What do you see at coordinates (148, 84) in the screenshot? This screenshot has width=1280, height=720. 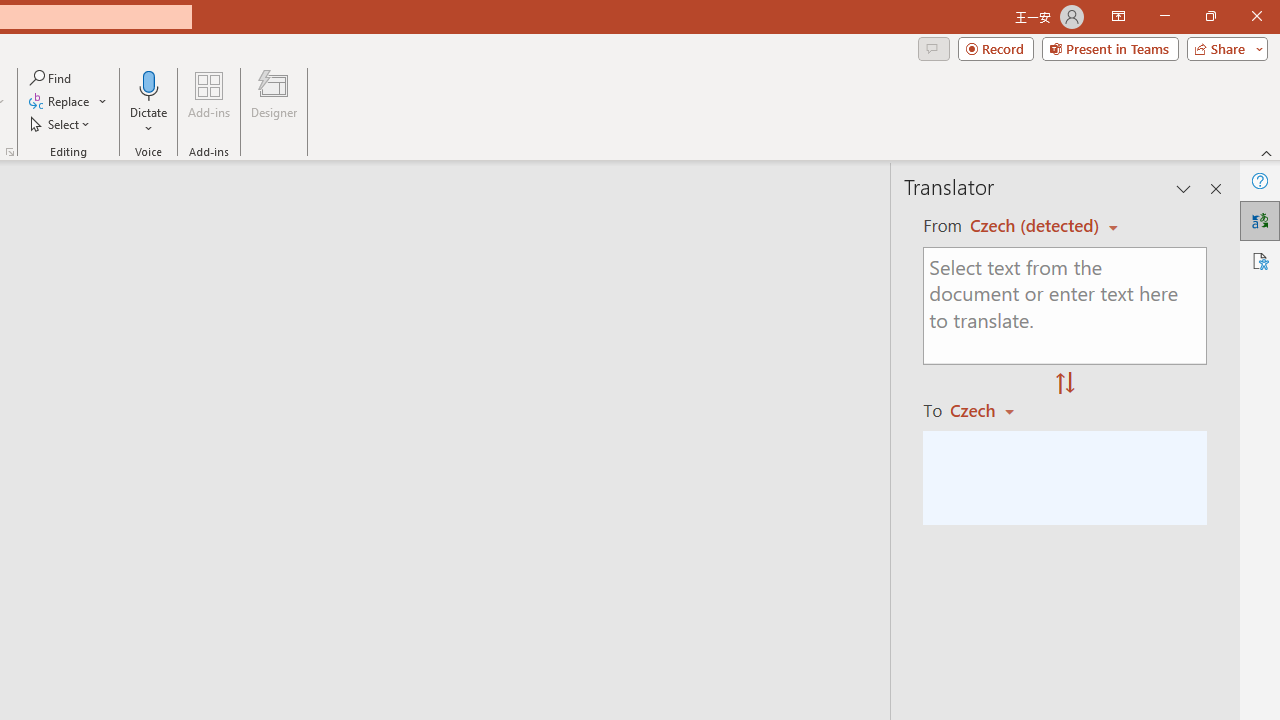 I see `'Dictate'` at bounding box center [148, 84].